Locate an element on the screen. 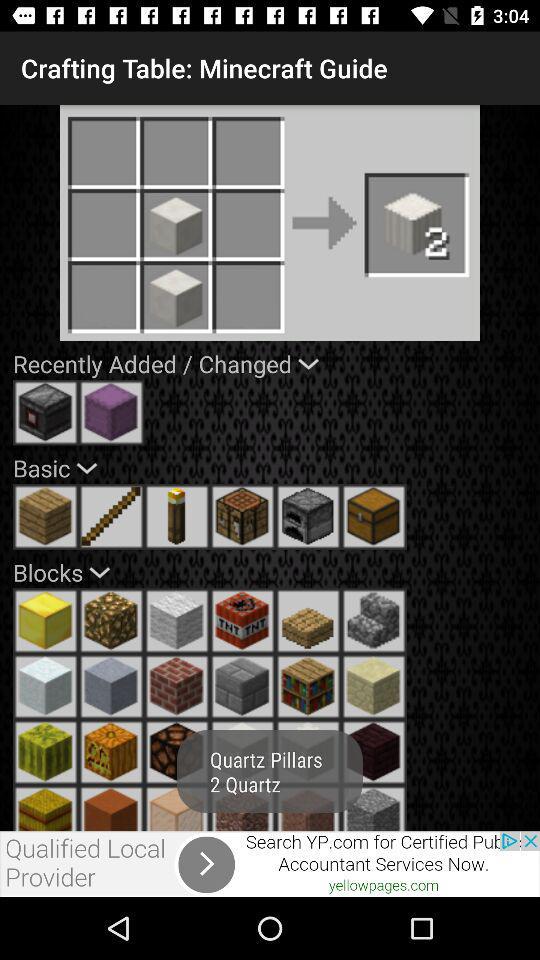 This screenshot has width=540, height=960. pick the option is located at coordinates (308, 751).